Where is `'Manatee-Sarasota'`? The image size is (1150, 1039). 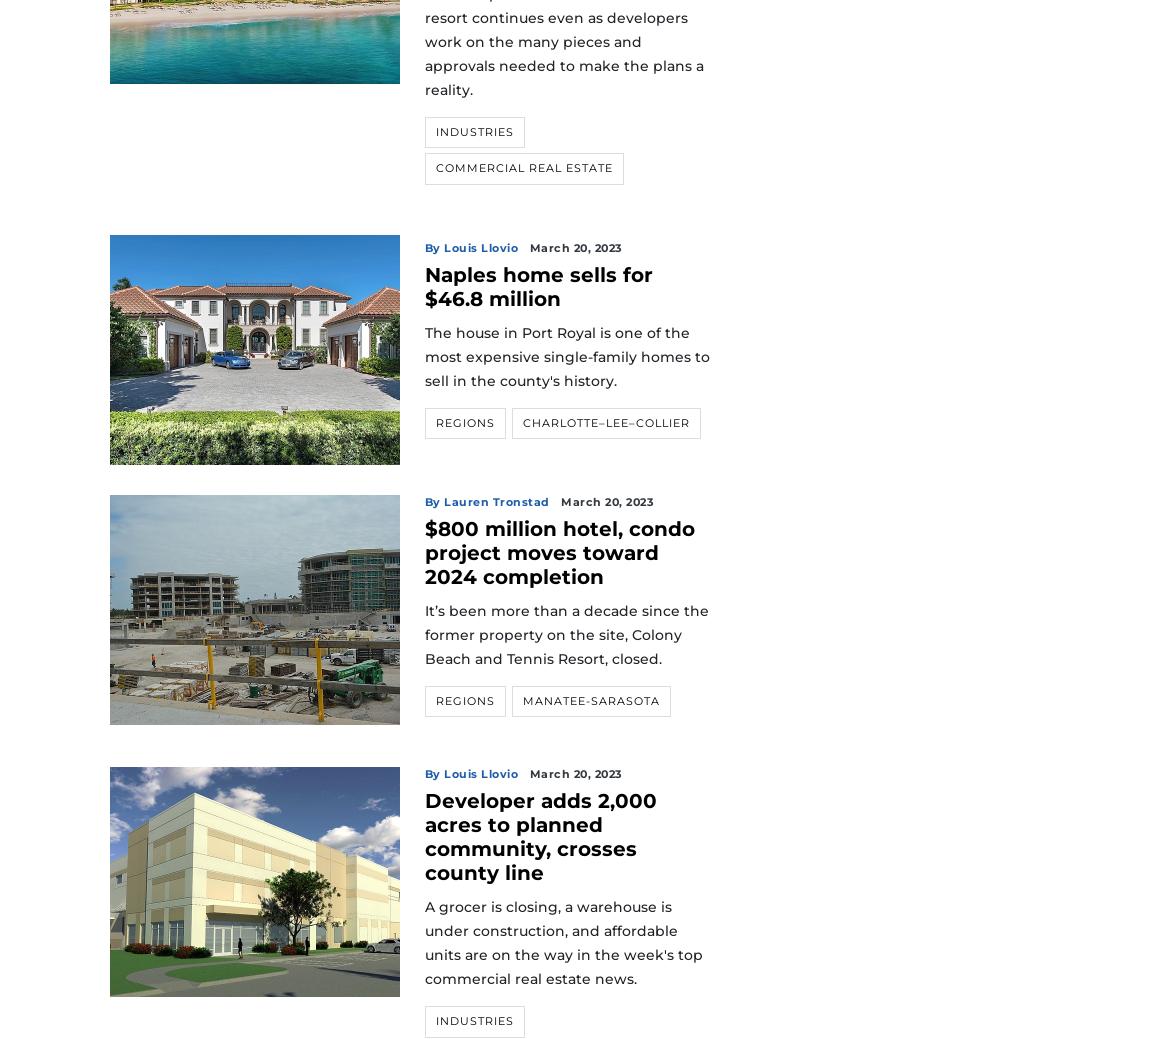
'Manatee-Sarasota' is located at coordinates (589, 698).